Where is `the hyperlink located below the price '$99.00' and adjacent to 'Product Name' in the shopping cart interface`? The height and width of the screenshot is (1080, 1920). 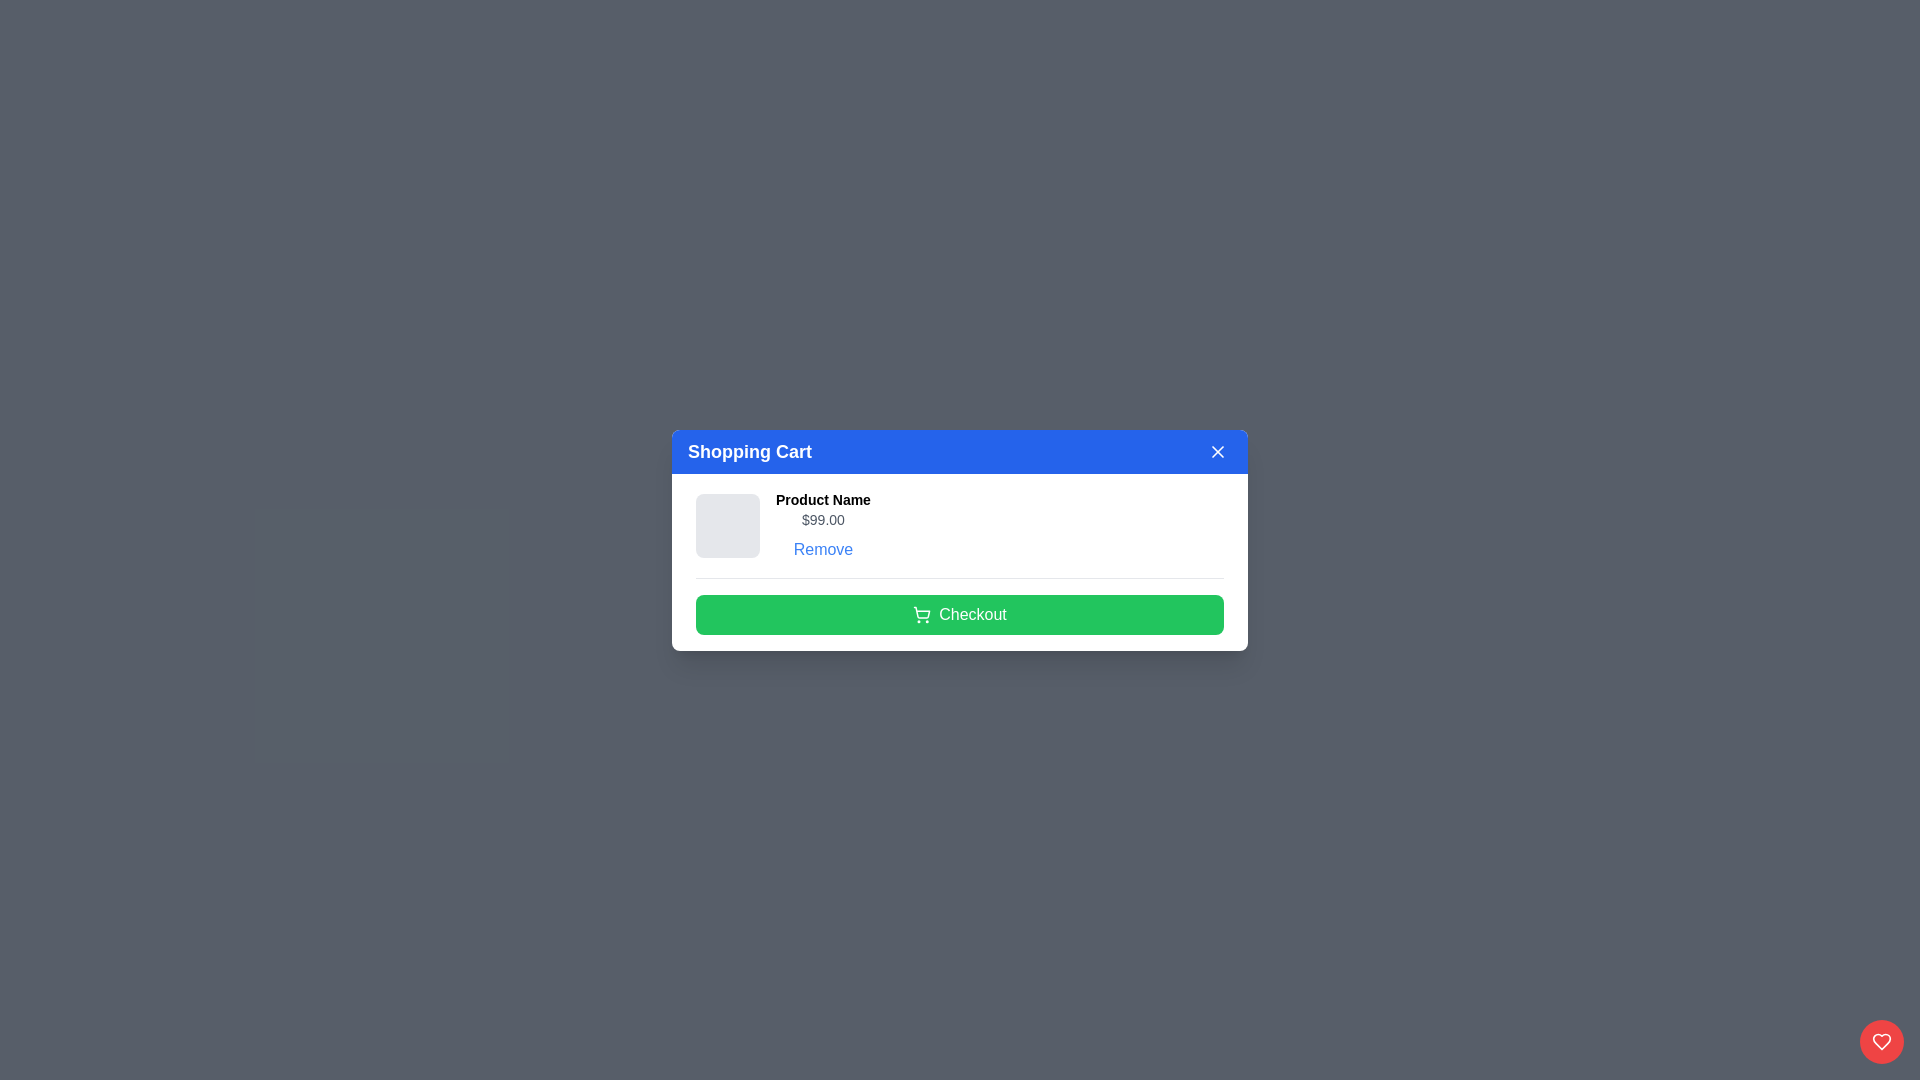 the hyperlink located below the price '$99.00' and adjacent to 'Product Name' in the shopping cart interface is located at coordinates (823, 549).